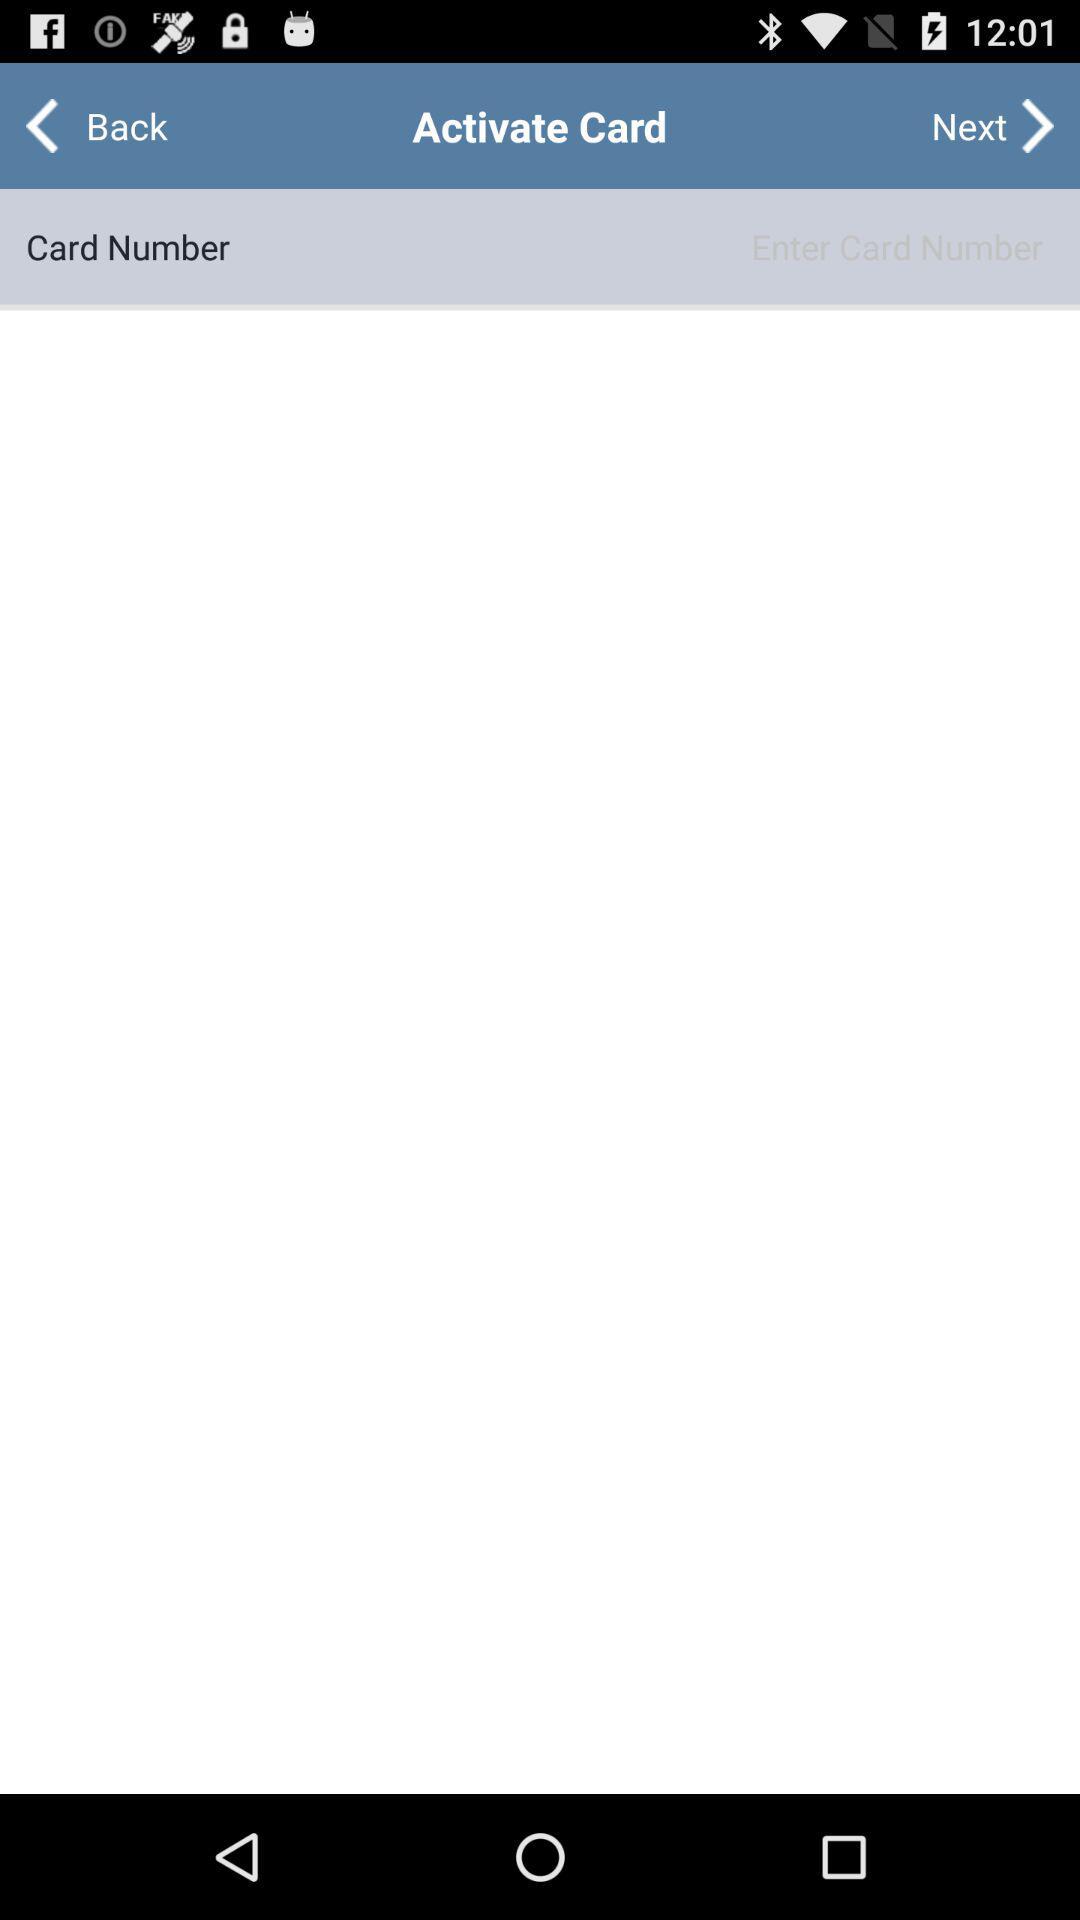 Image resolution: width=1080 pixels, height=1920 pixels. I want to click on next item, so click(968, 124).